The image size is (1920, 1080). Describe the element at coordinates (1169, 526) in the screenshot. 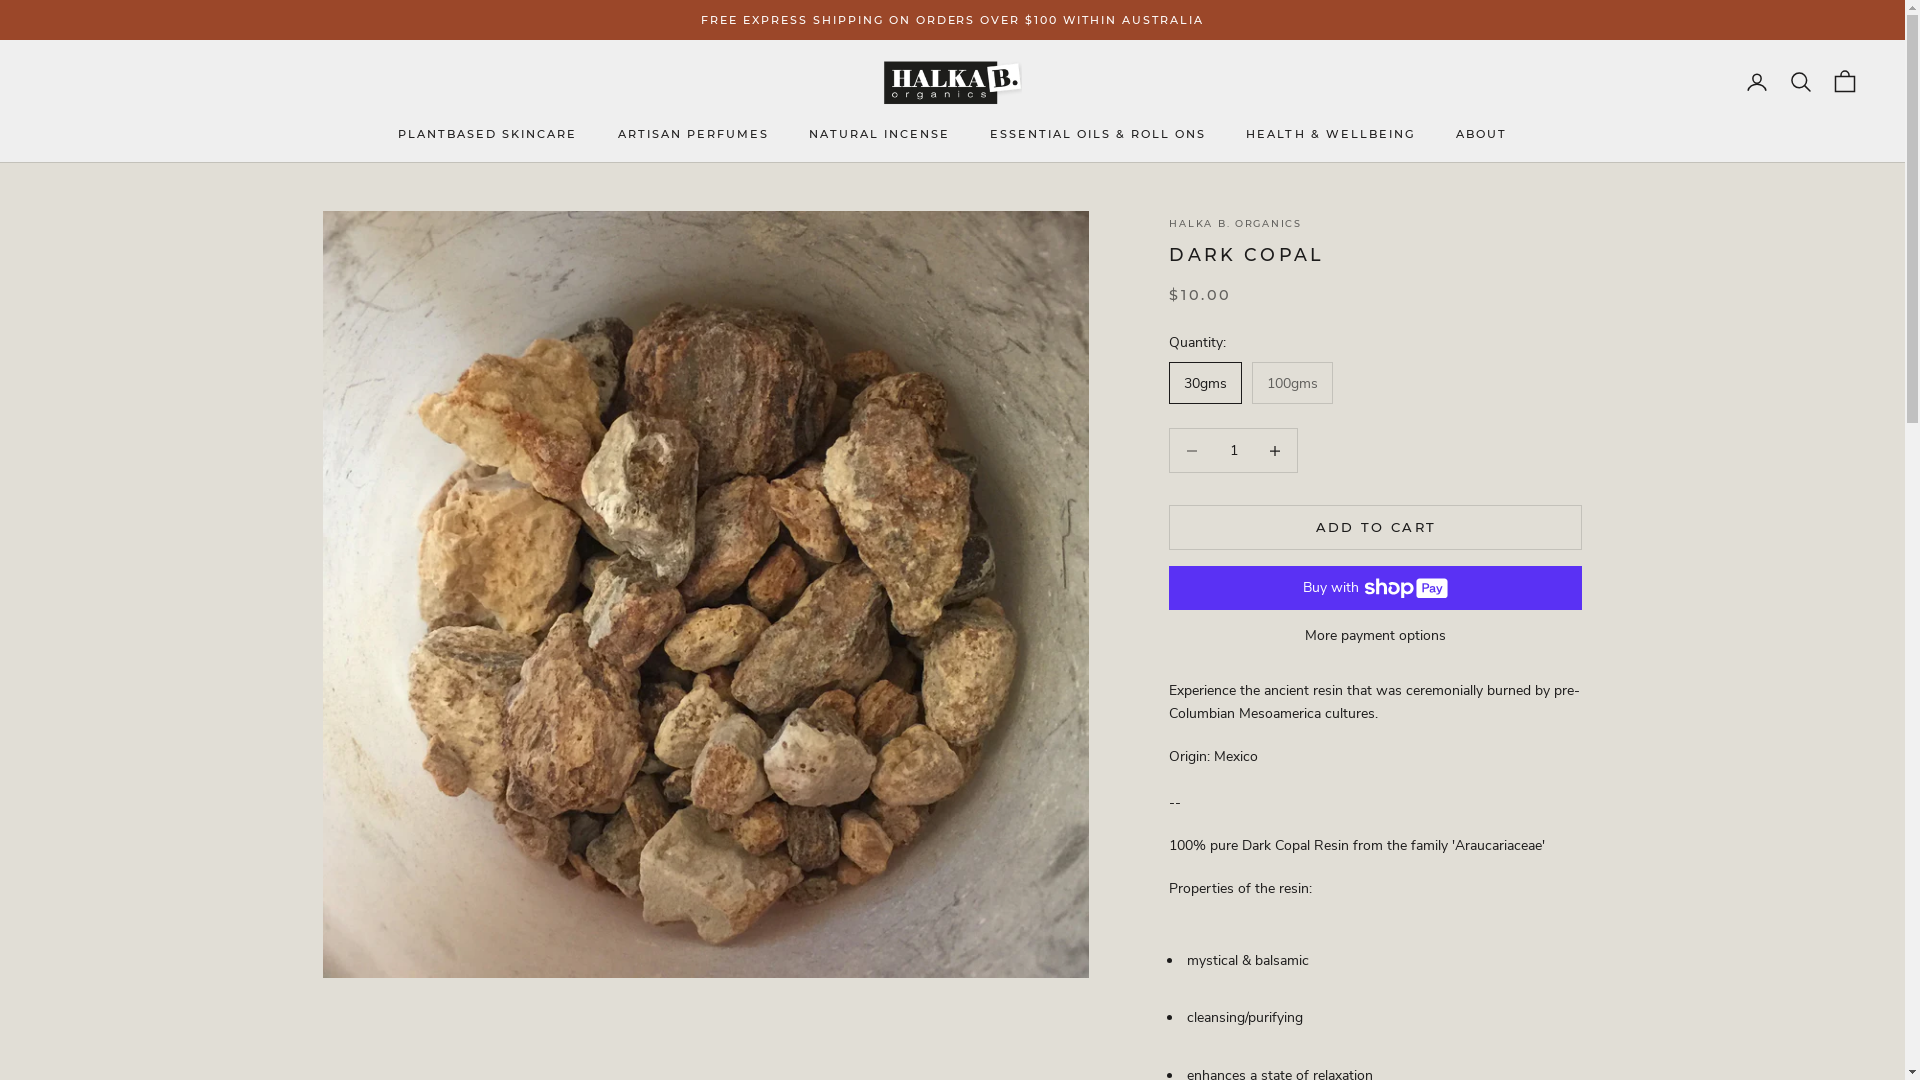

I see `'ADD TO CART'` at that location.